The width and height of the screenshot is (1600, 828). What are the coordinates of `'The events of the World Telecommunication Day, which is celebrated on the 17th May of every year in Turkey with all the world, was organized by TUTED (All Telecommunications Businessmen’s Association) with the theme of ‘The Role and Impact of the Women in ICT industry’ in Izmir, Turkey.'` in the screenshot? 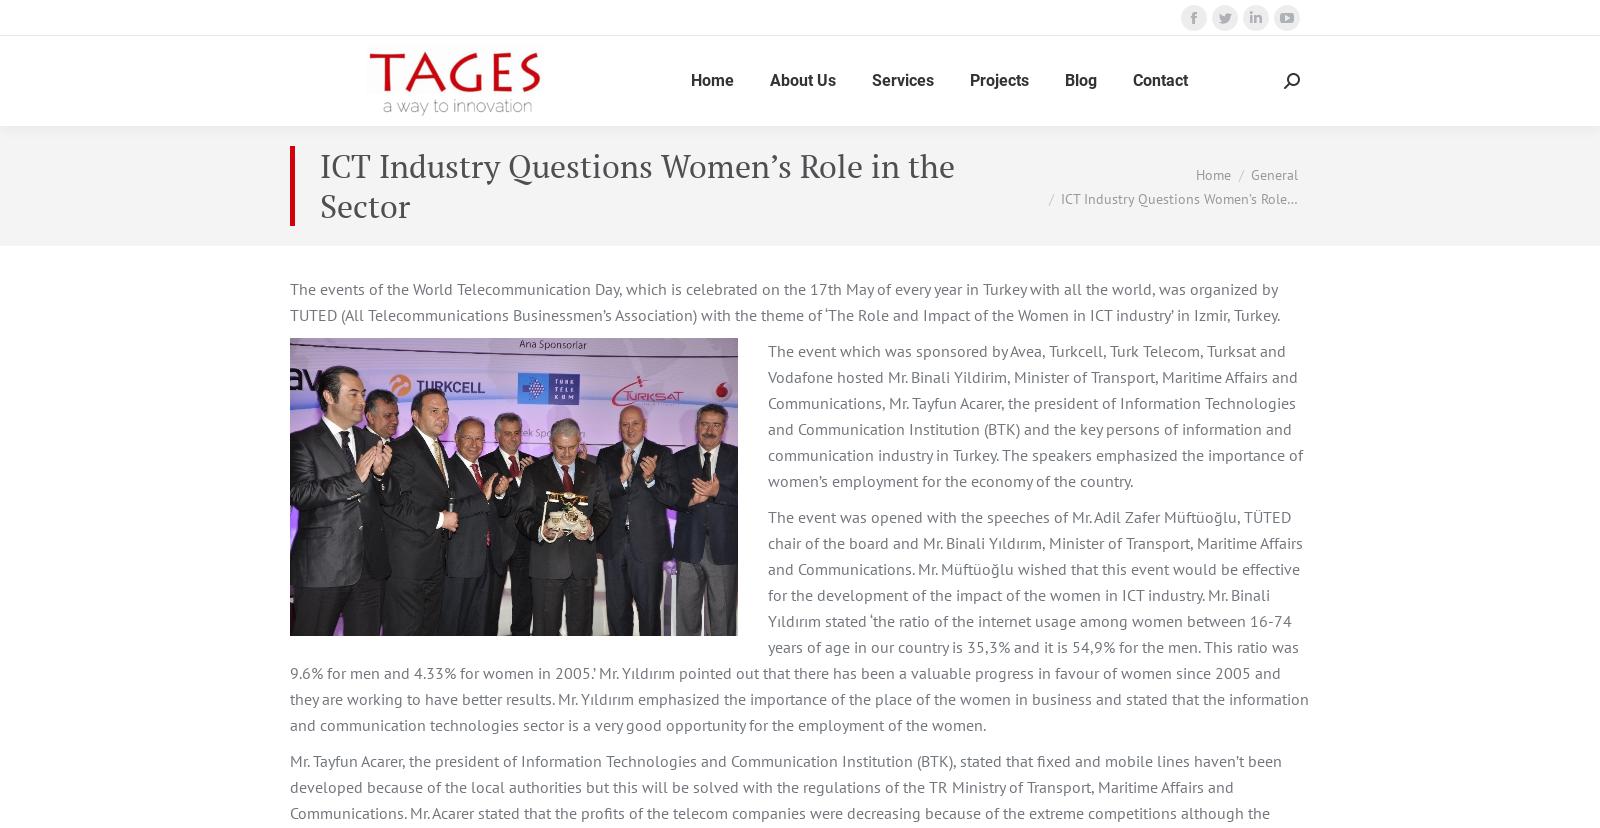 It's located at (289, 301).